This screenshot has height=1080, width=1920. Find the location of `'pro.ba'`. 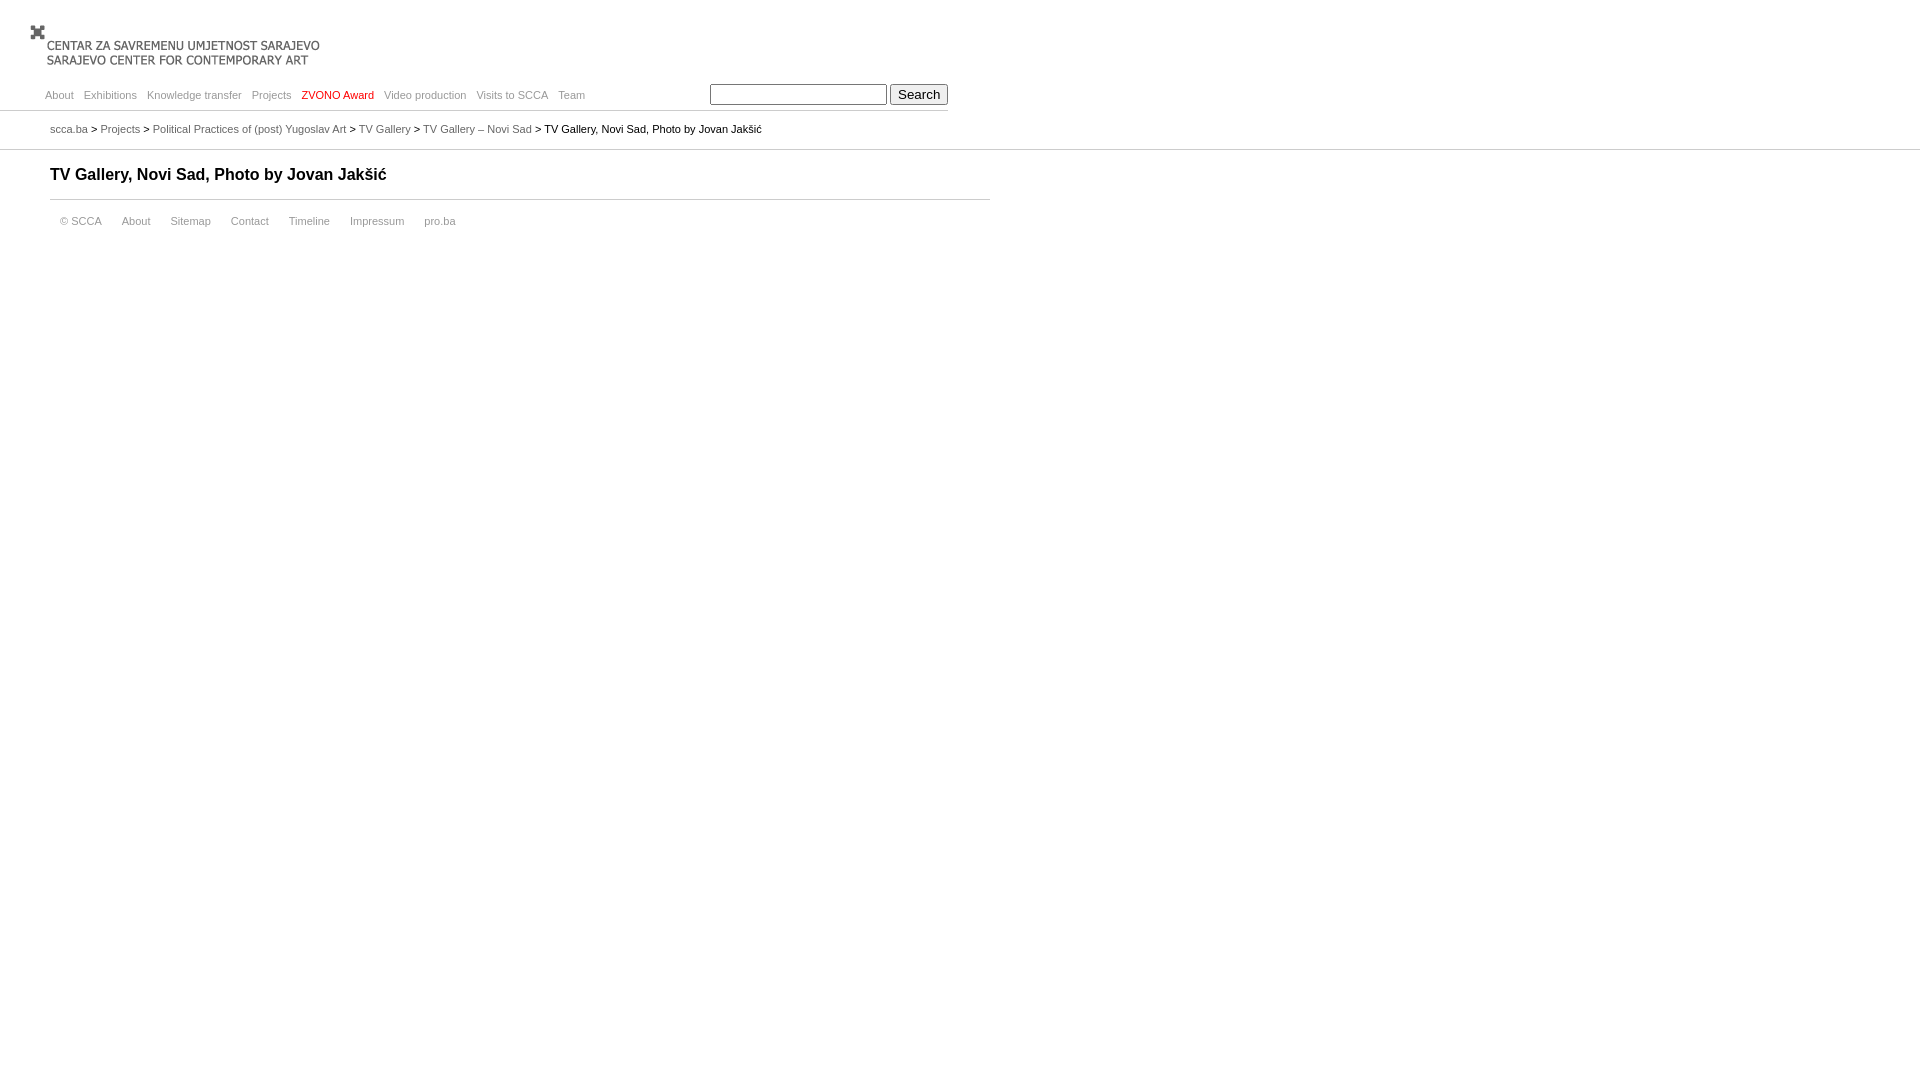

'pro.ba' is located at coordinates (438, 220).